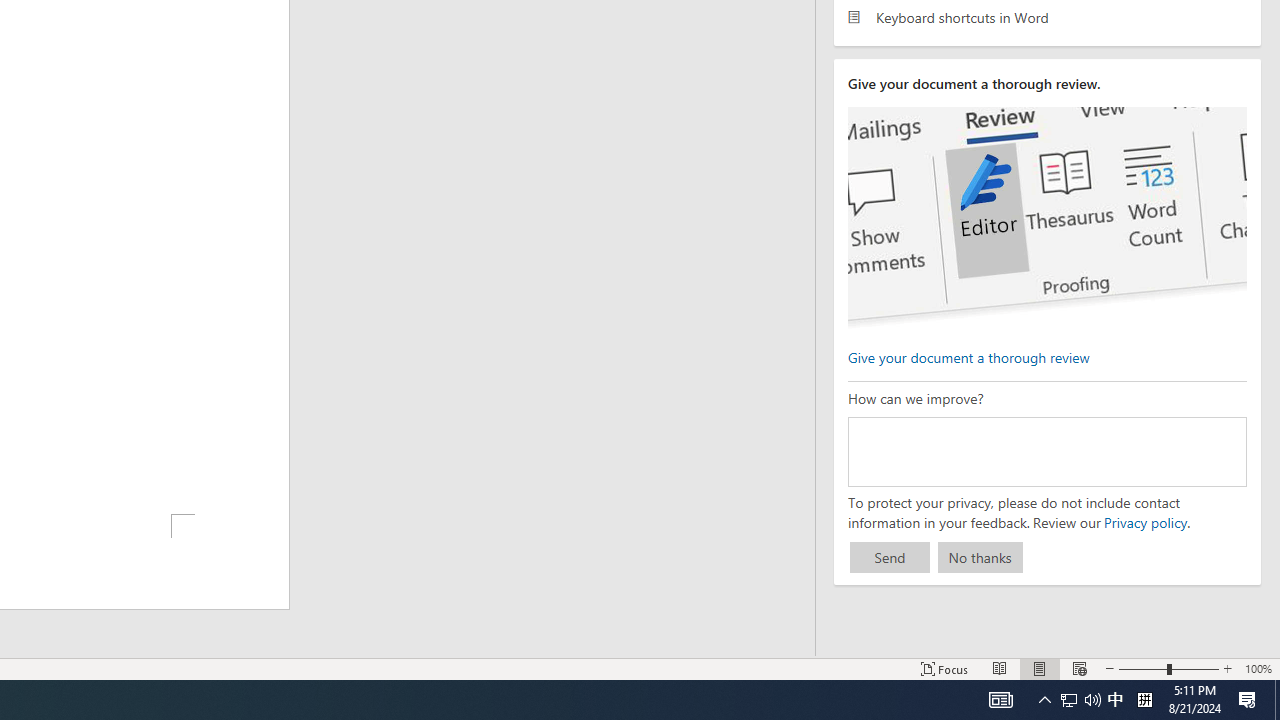  What do you see at coordinates (1144, 521) in the screenshot?
I see `'Privacy policy'` at bounding box center [1144, 521].